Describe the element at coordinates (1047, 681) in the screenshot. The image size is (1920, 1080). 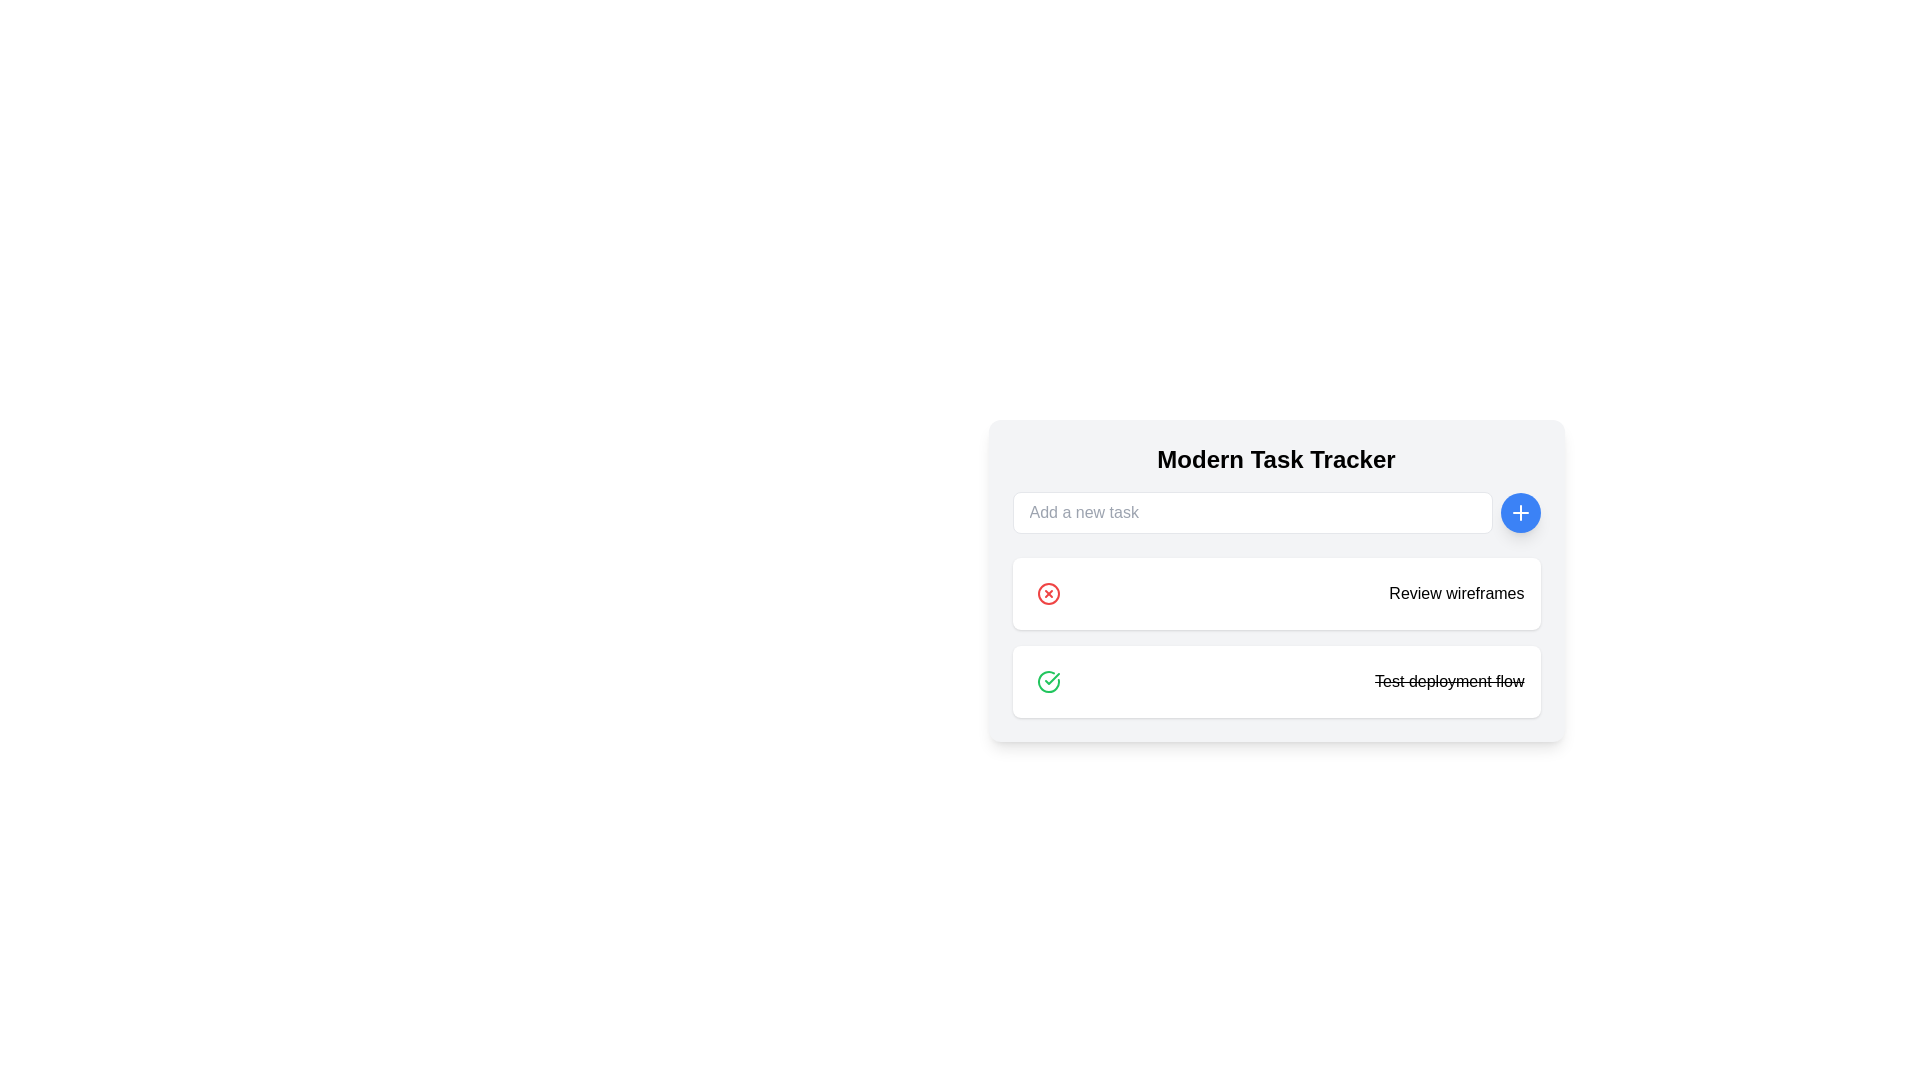
I see `the green circular icon with a checkmark located in the second task row of the task list` at that location.